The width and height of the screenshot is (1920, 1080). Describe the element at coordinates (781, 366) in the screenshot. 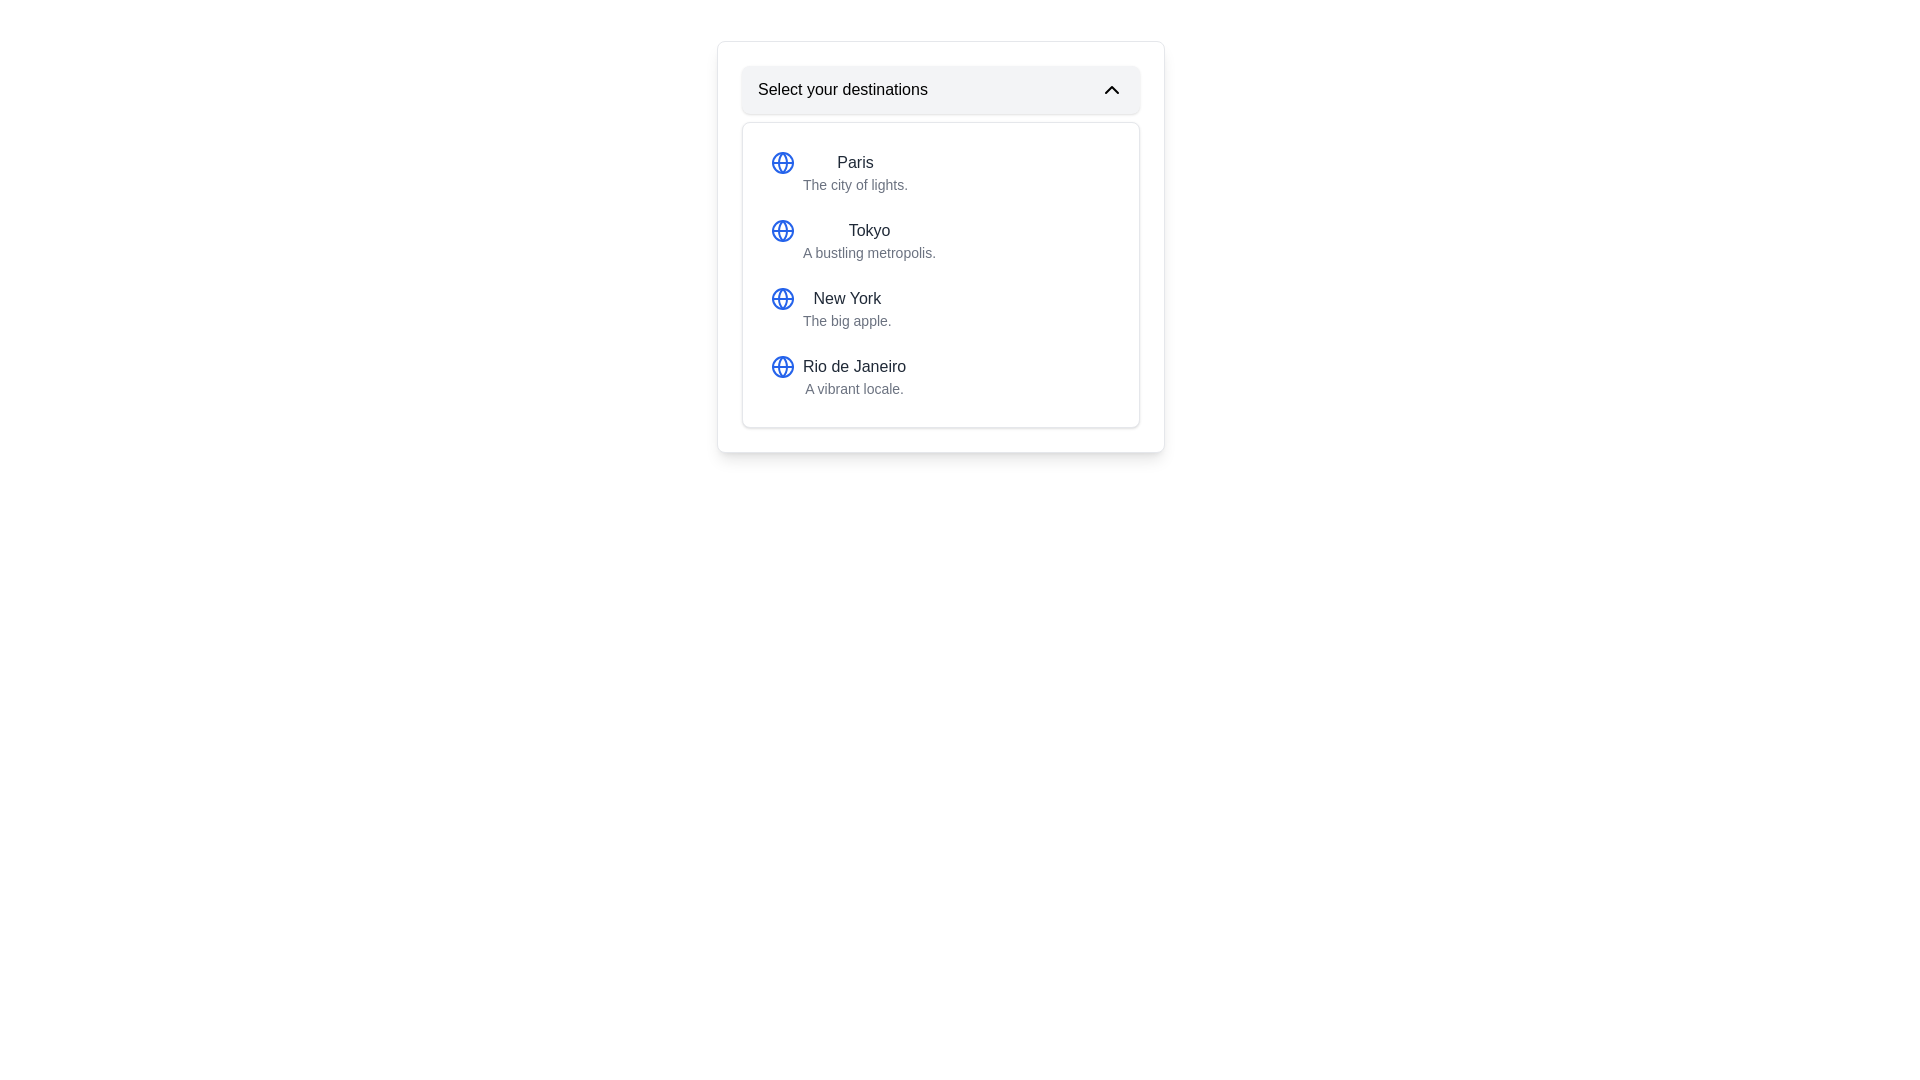

I see `the 'Globe' icon located to the left of the text label 'Rio de Janeiro', which is the fourth item in a vertical list of destinations` at that location.